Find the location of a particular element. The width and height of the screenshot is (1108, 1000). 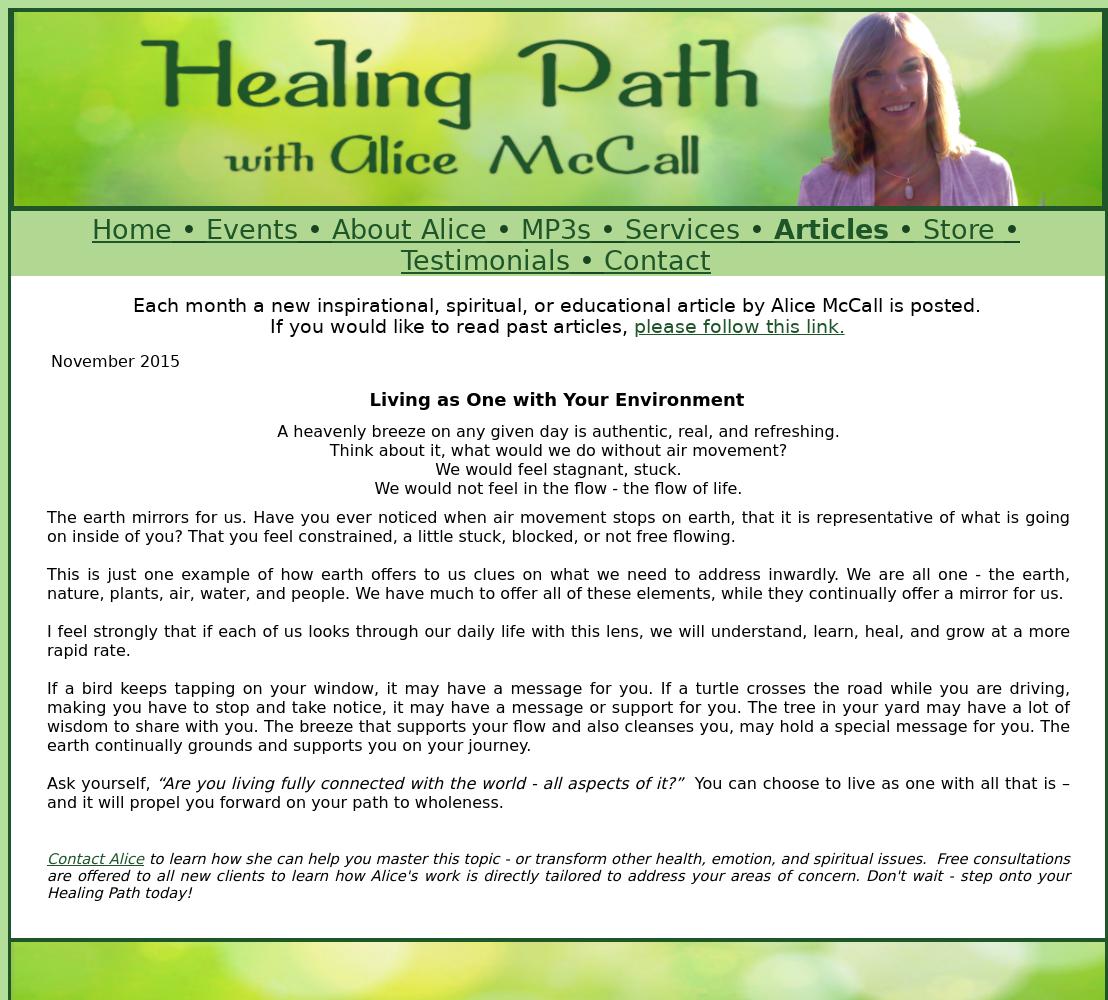

'please follow this link.' is located at coordinates (737, 325).